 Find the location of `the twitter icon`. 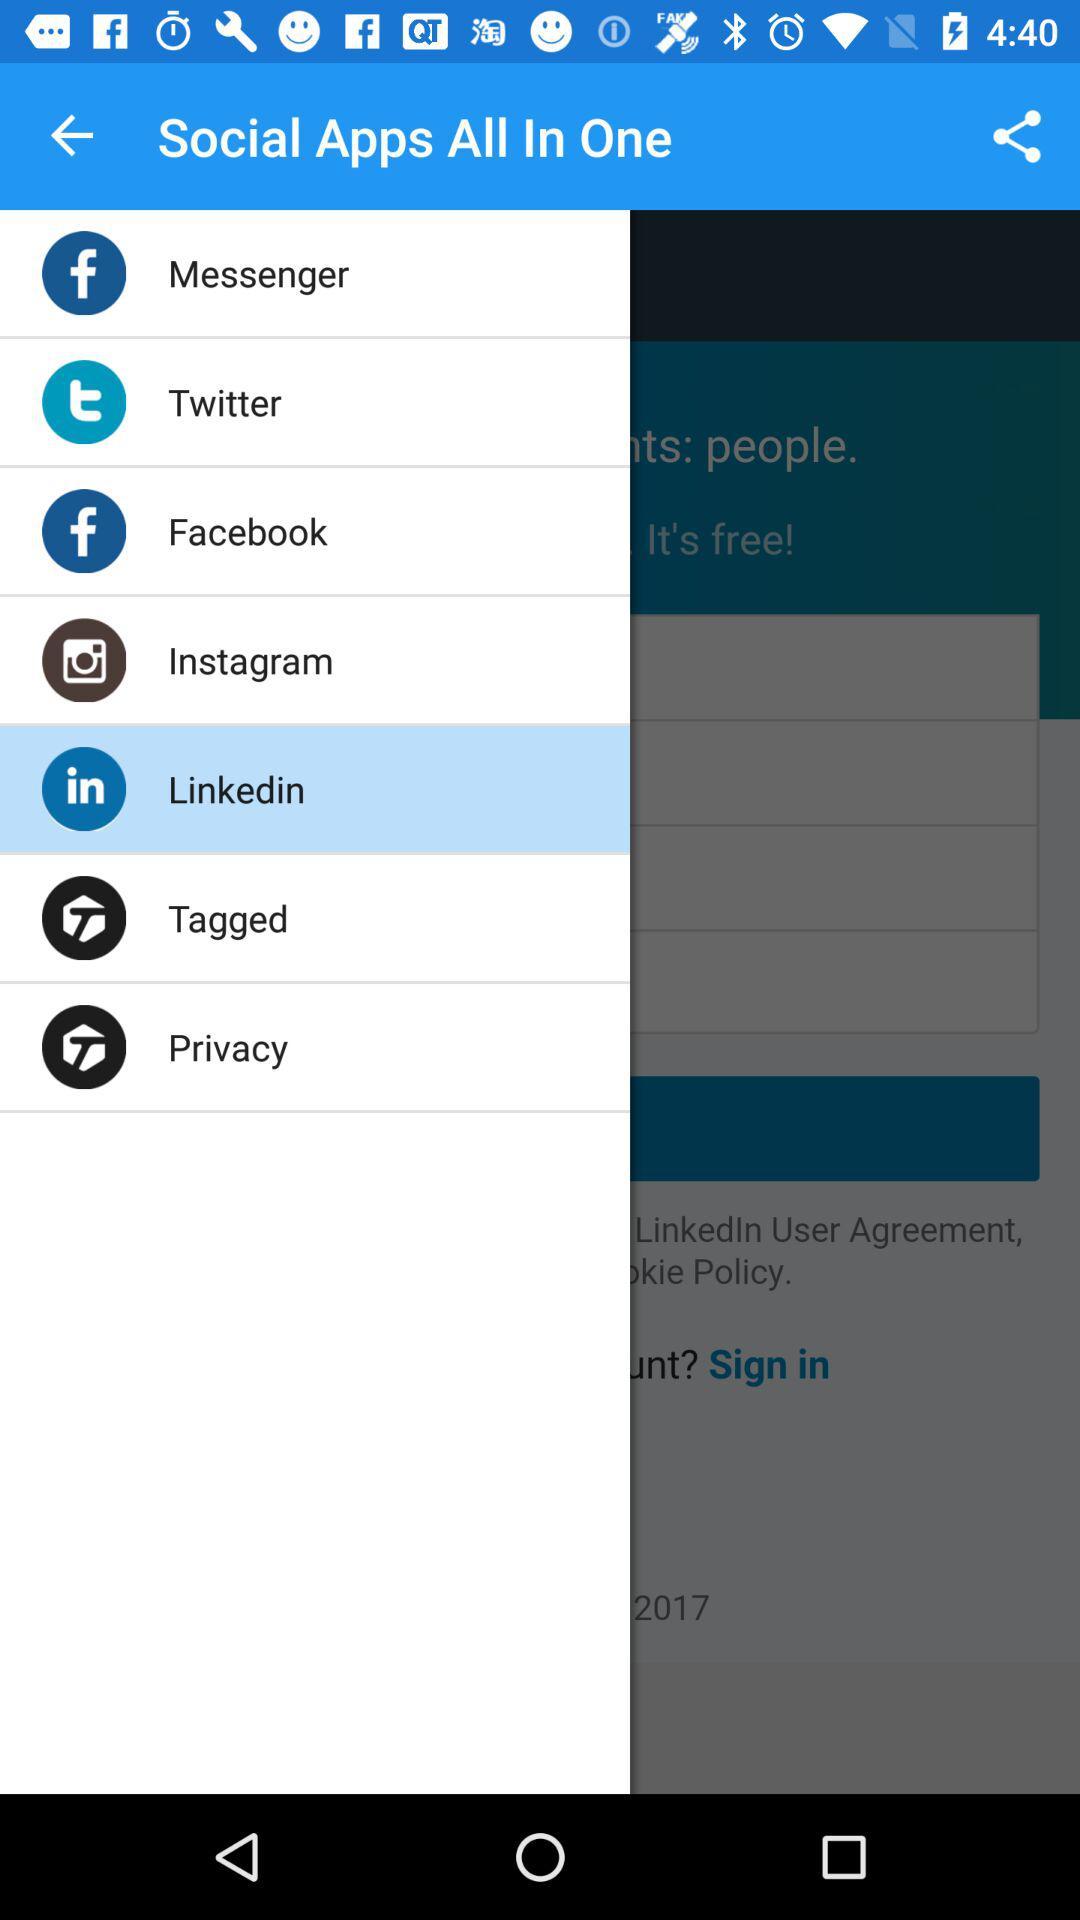

the twitter icon is located at coordinates (224, 401).